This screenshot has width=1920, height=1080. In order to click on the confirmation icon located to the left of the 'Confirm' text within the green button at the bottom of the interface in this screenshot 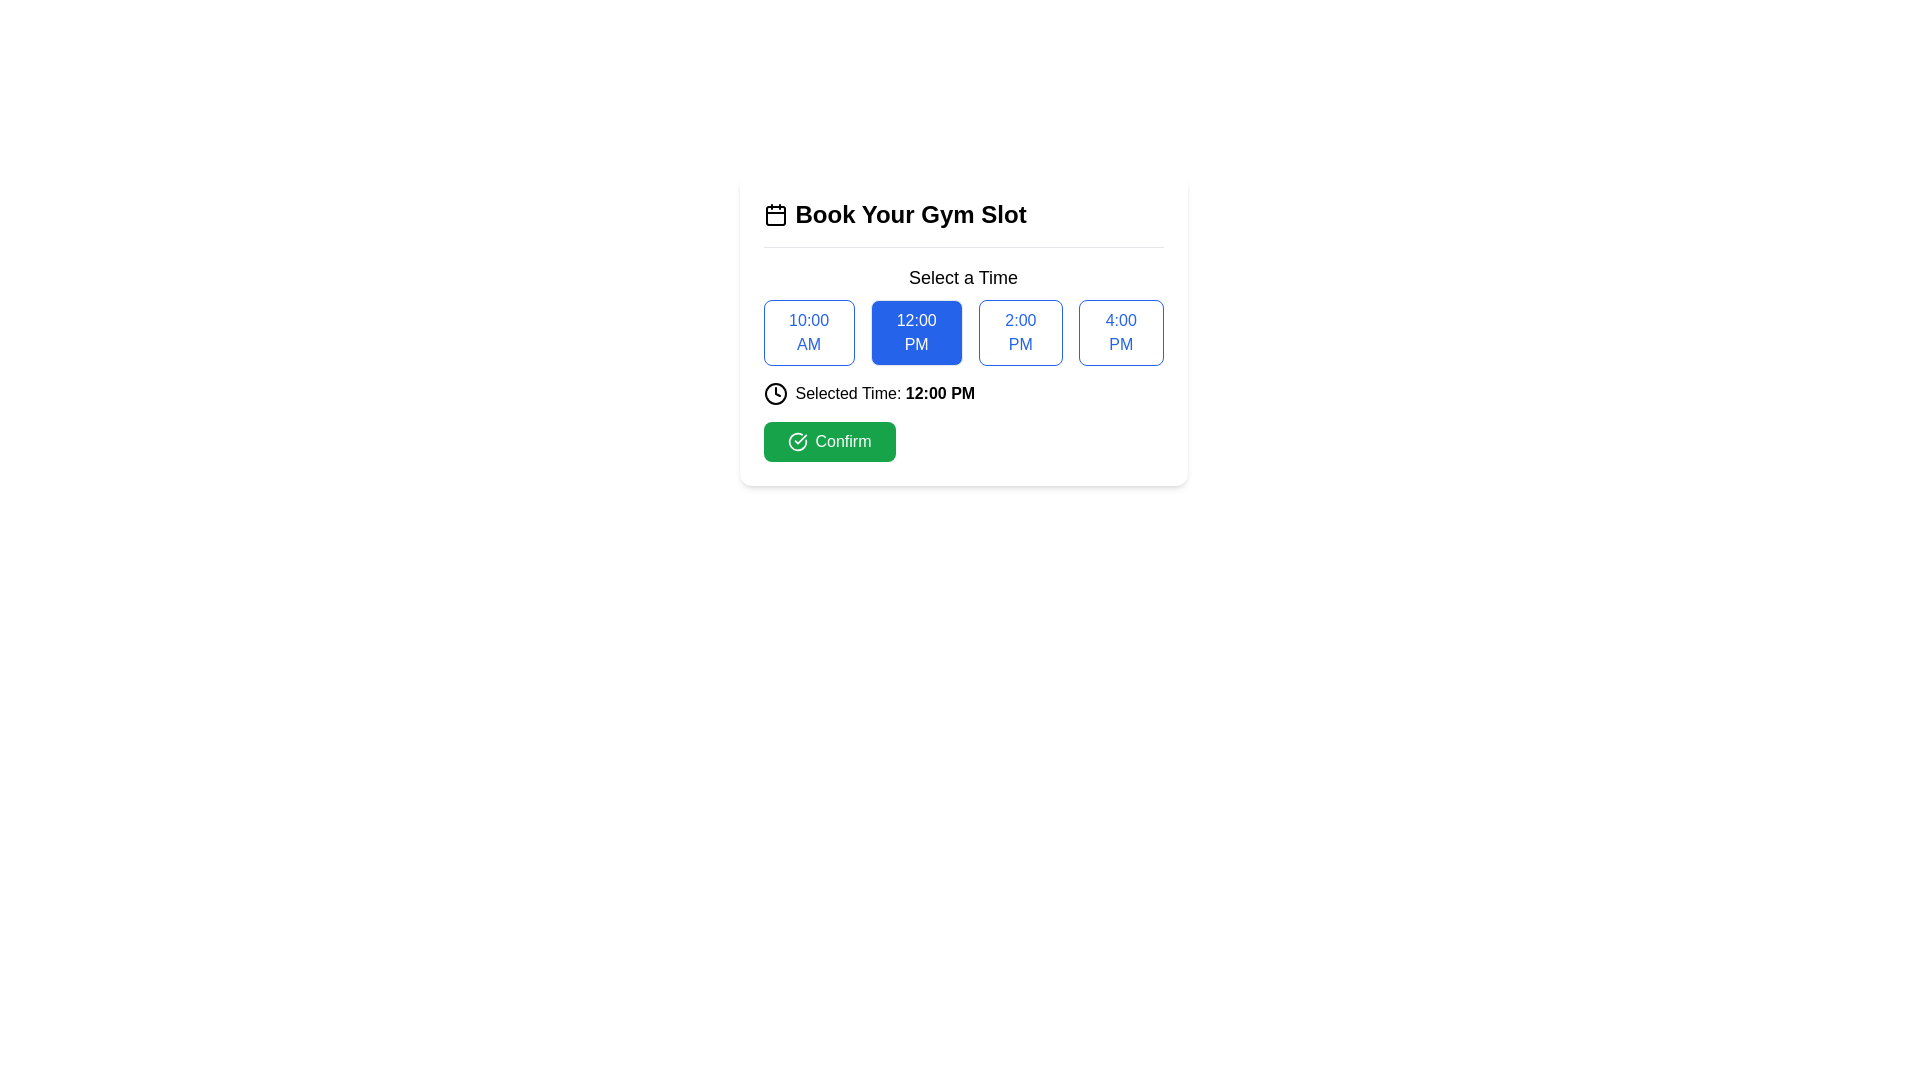, I will do `click(796, 441)`.